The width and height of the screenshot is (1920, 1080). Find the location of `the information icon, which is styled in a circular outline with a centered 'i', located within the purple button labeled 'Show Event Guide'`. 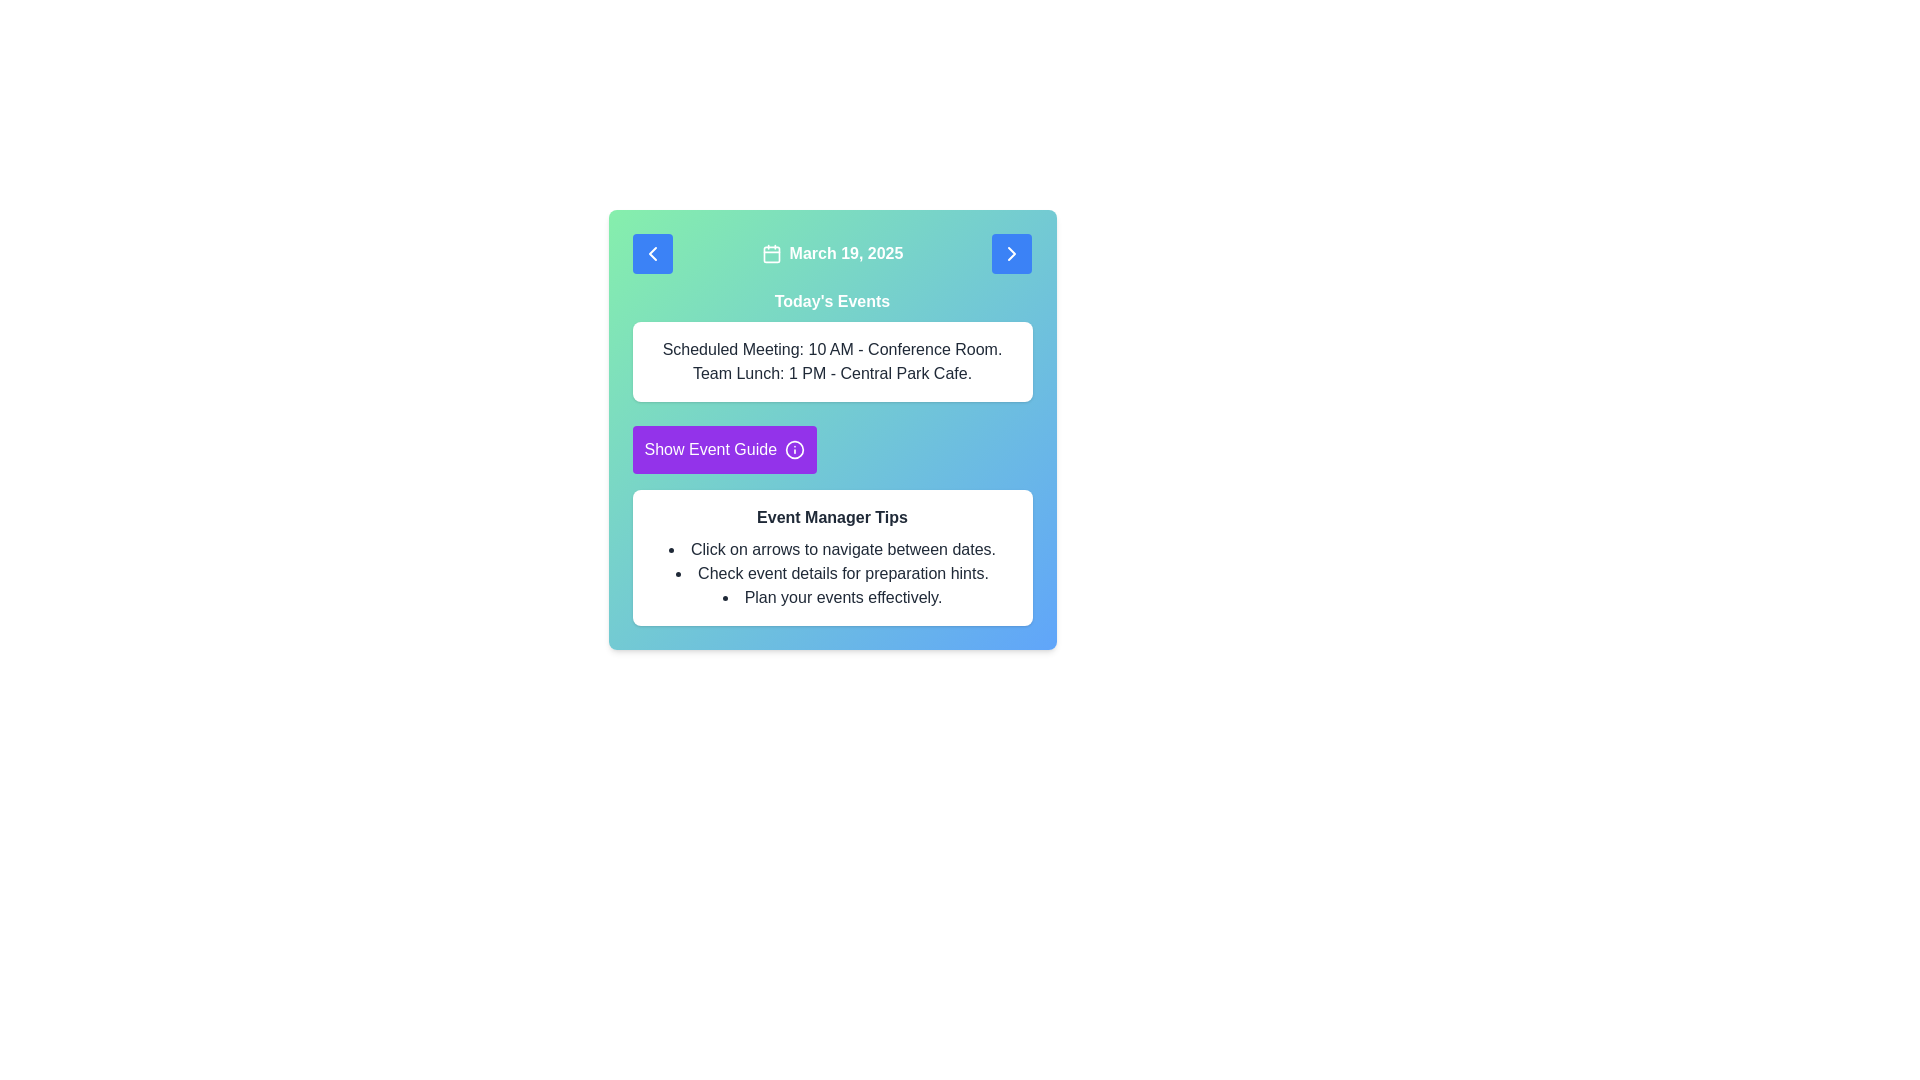

the information icon, which is styled in a circular outline with a centered 'i', located within the purple button labeled 'Show Event Guide' is located at coordinates (794, 450).